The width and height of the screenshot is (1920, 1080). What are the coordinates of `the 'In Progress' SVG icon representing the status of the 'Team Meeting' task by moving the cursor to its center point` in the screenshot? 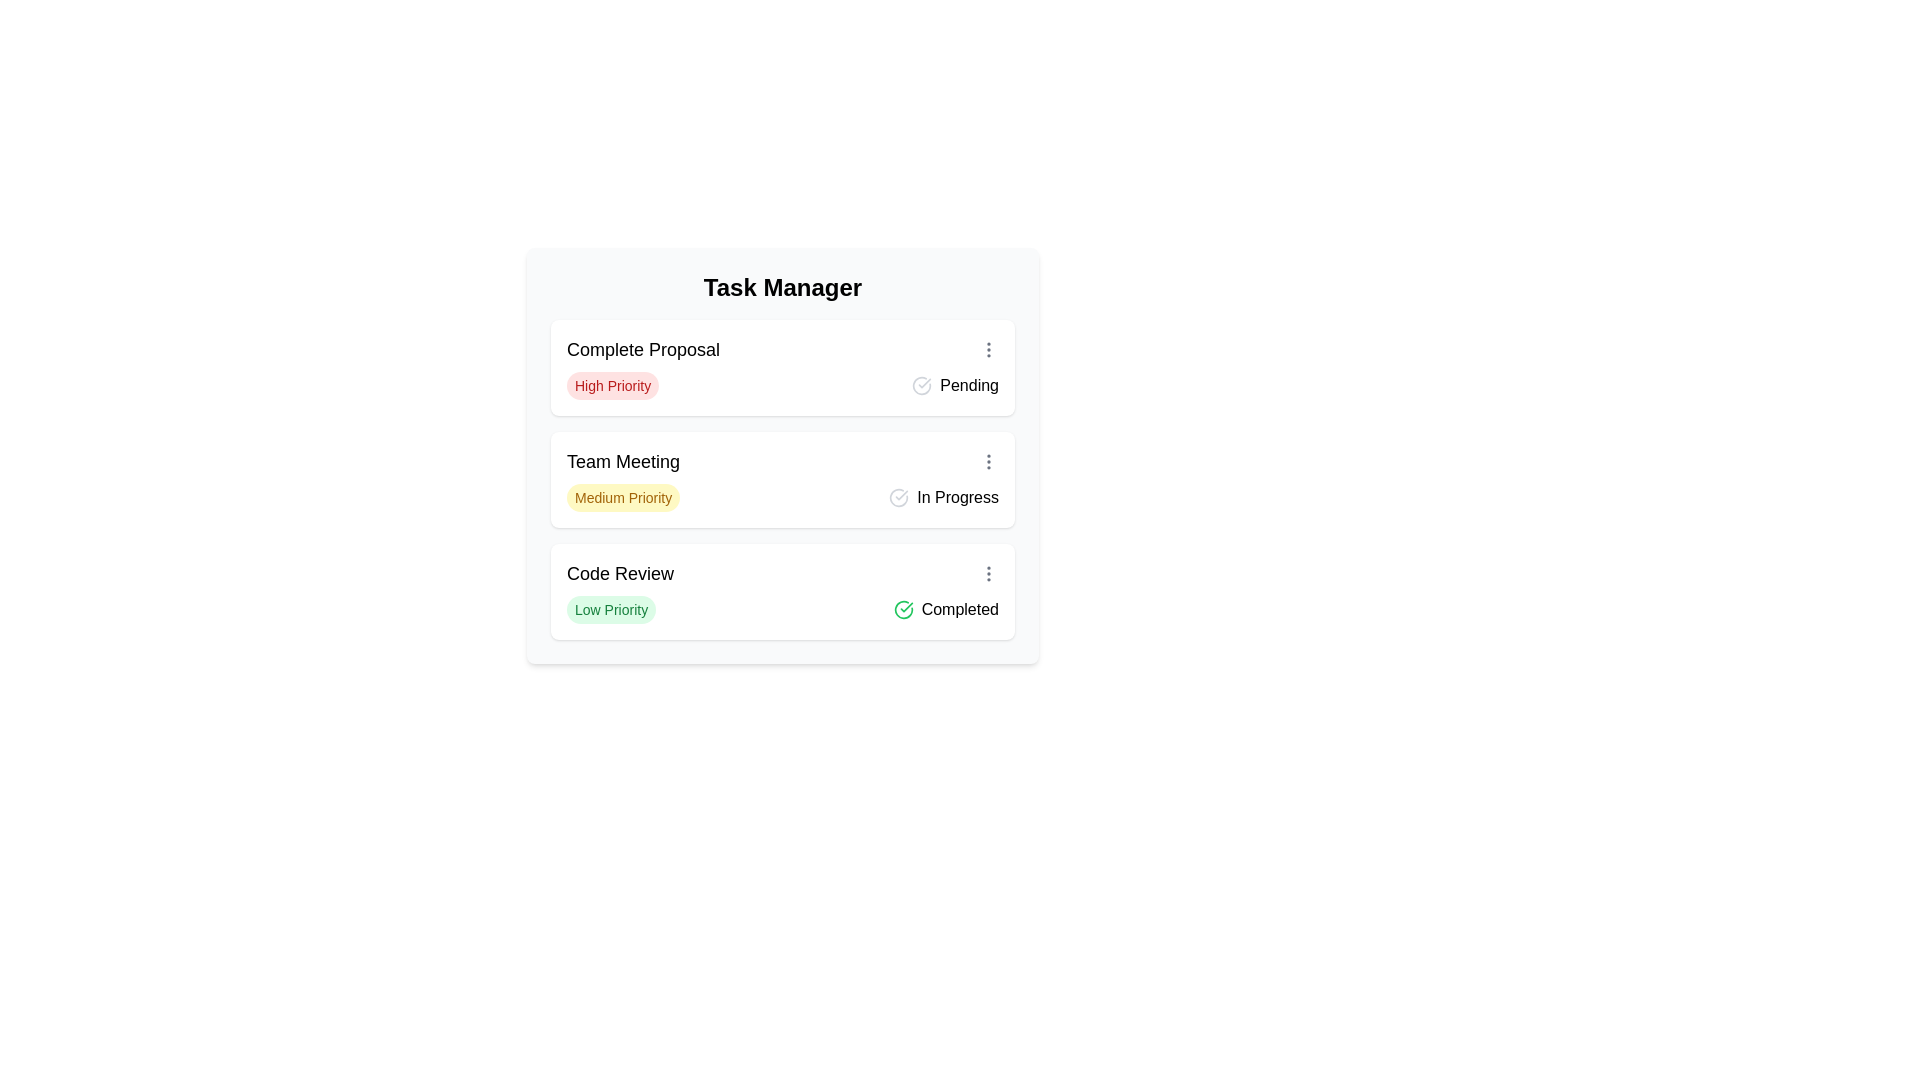 It's located at (898, 496).